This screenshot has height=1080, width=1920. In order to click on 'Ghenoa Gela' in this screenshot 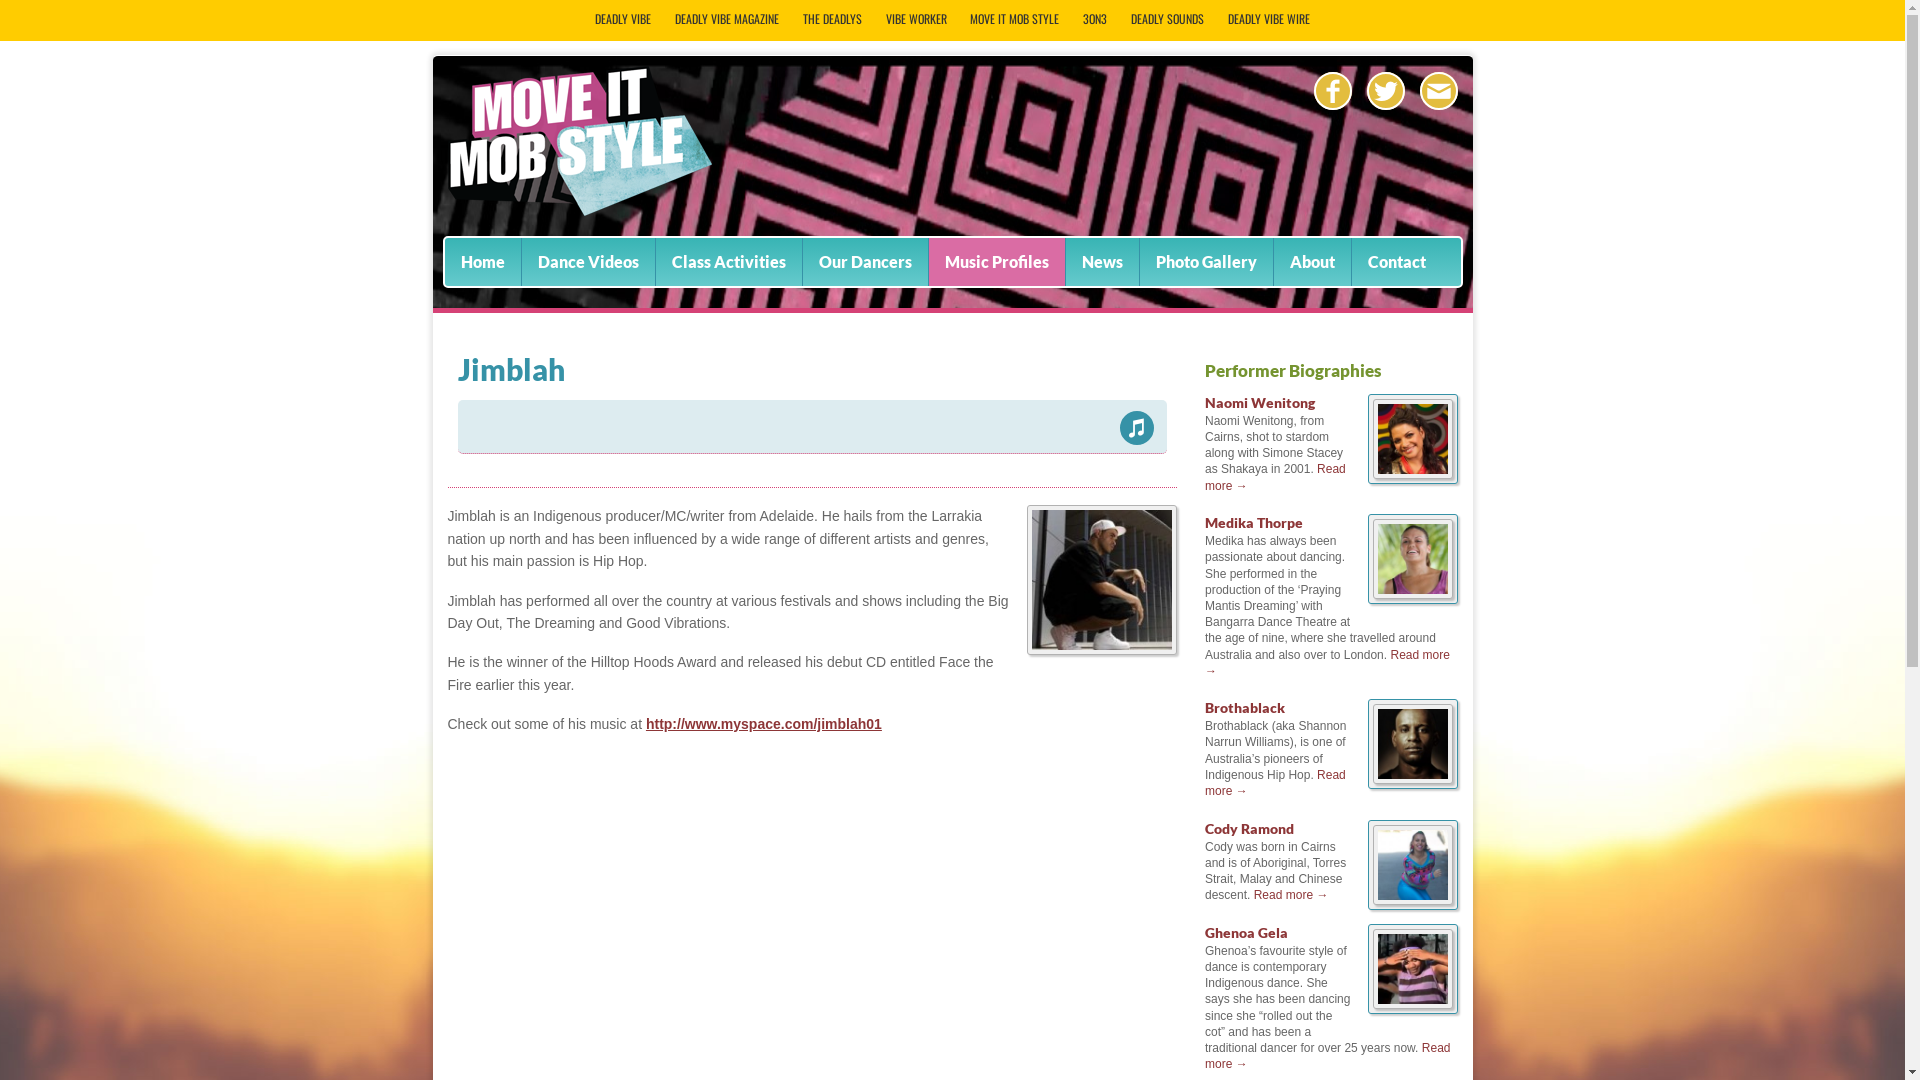, I will do `click(1245, 932)`.